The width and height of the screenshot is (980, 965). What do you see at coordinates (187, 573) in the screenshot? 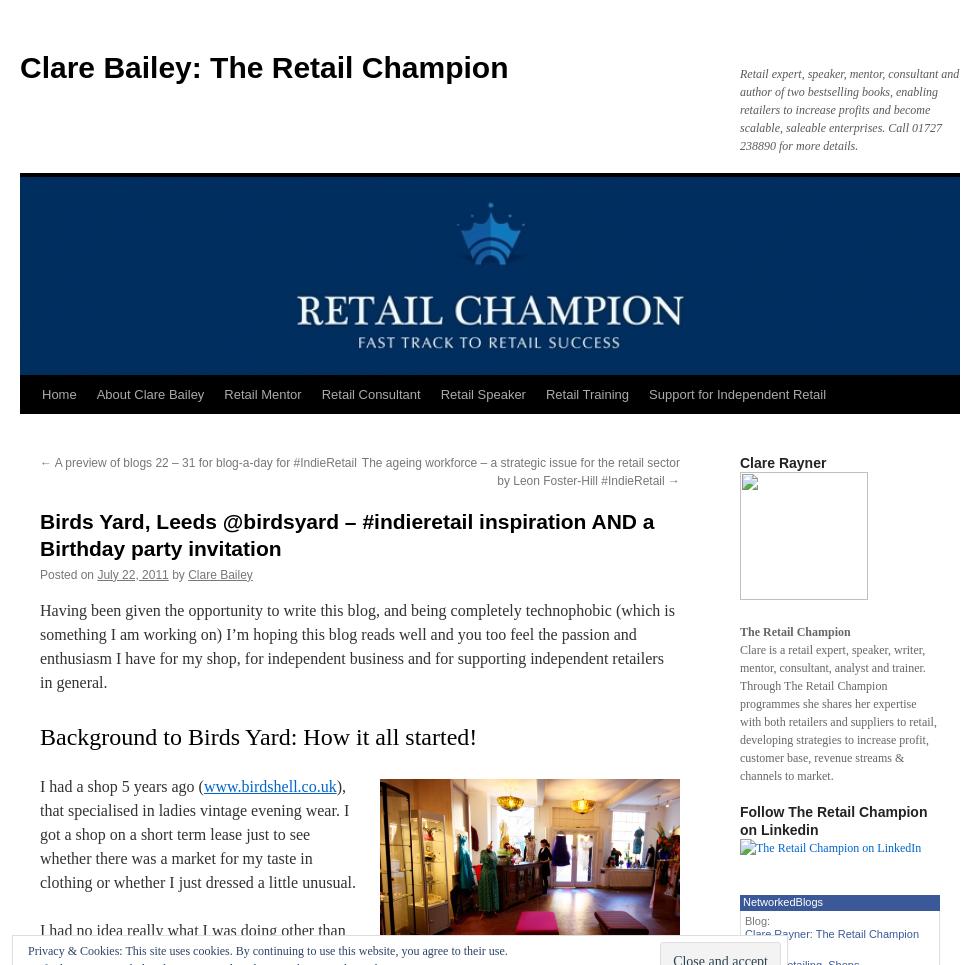
I see `'Clare Bailey'` at bounding box center [187, 573].